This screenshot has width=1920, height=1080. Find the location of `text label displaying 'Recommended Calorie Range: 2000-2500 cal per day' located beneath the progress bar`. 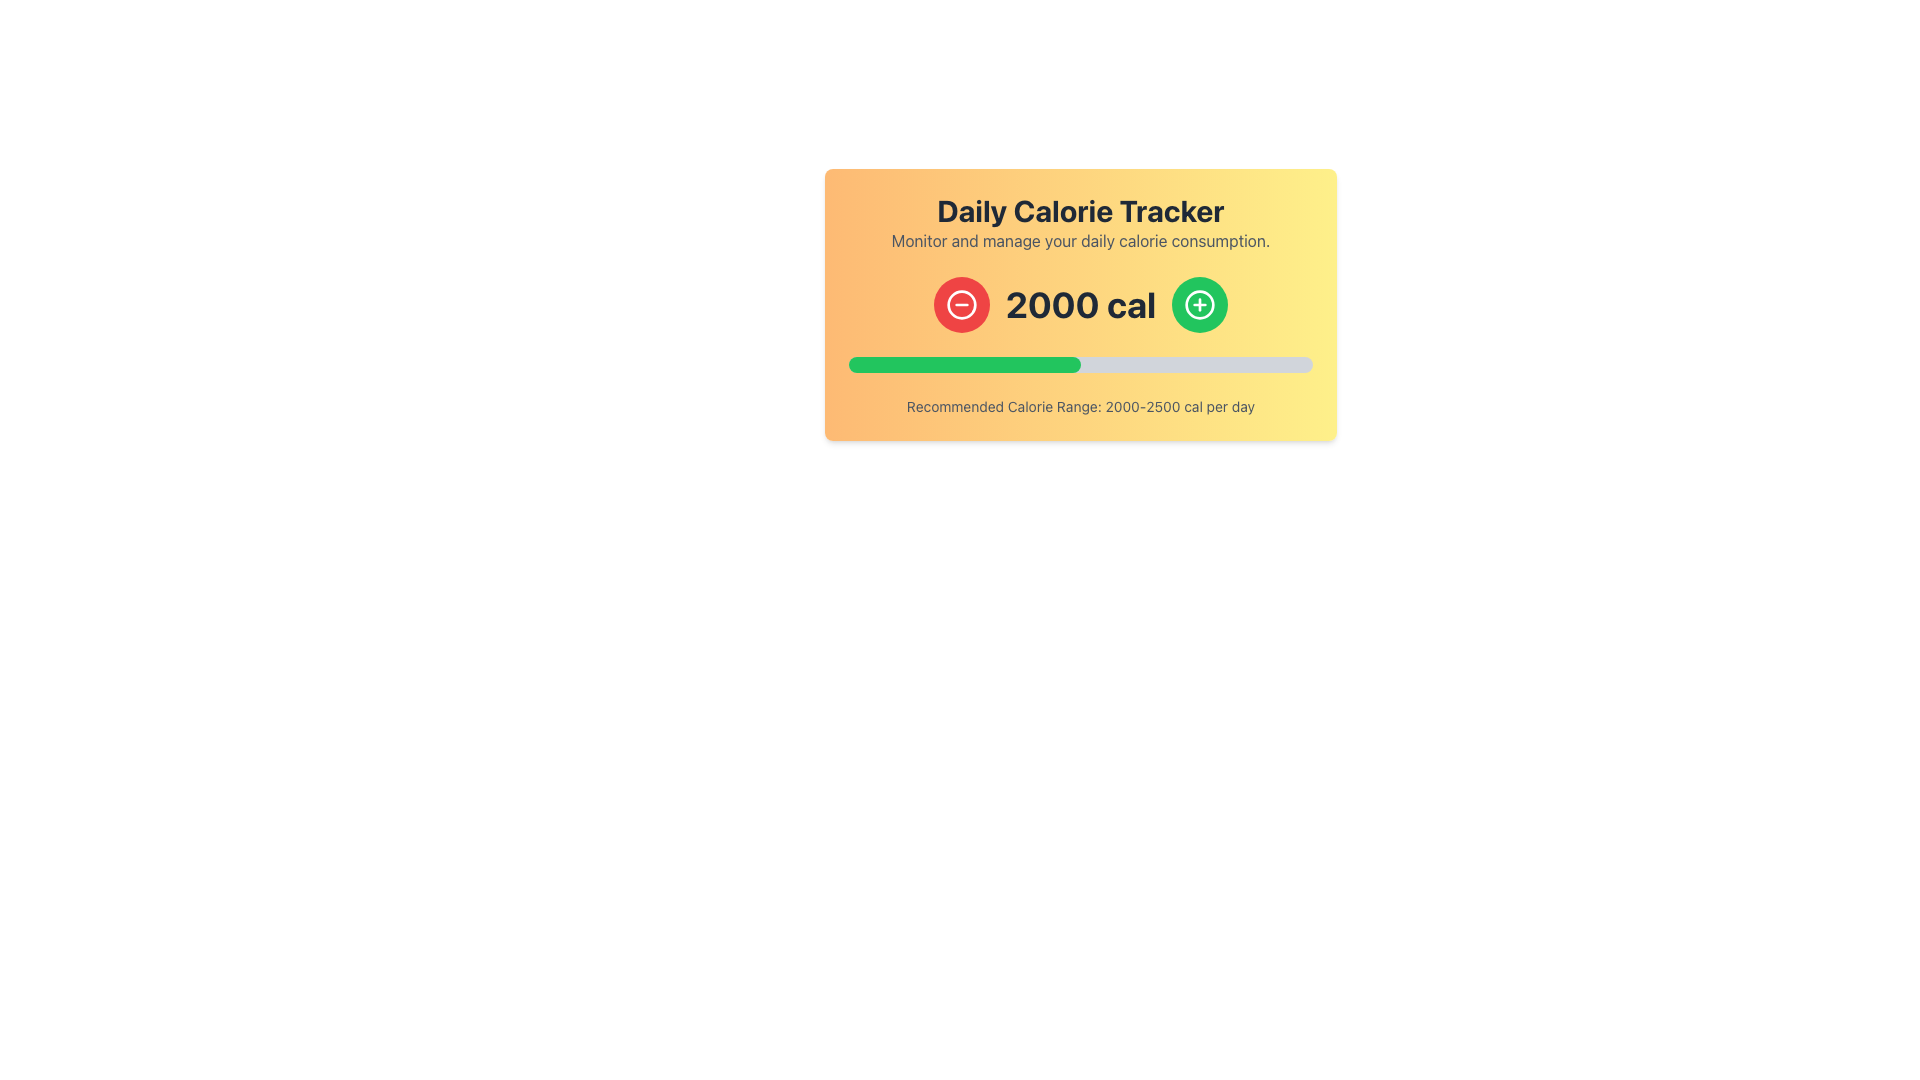

text label displaying 'Recommended Calorie Range: 2000-2500 cal per day' located beneath the progress bar is located at coordinates (1079, 406).